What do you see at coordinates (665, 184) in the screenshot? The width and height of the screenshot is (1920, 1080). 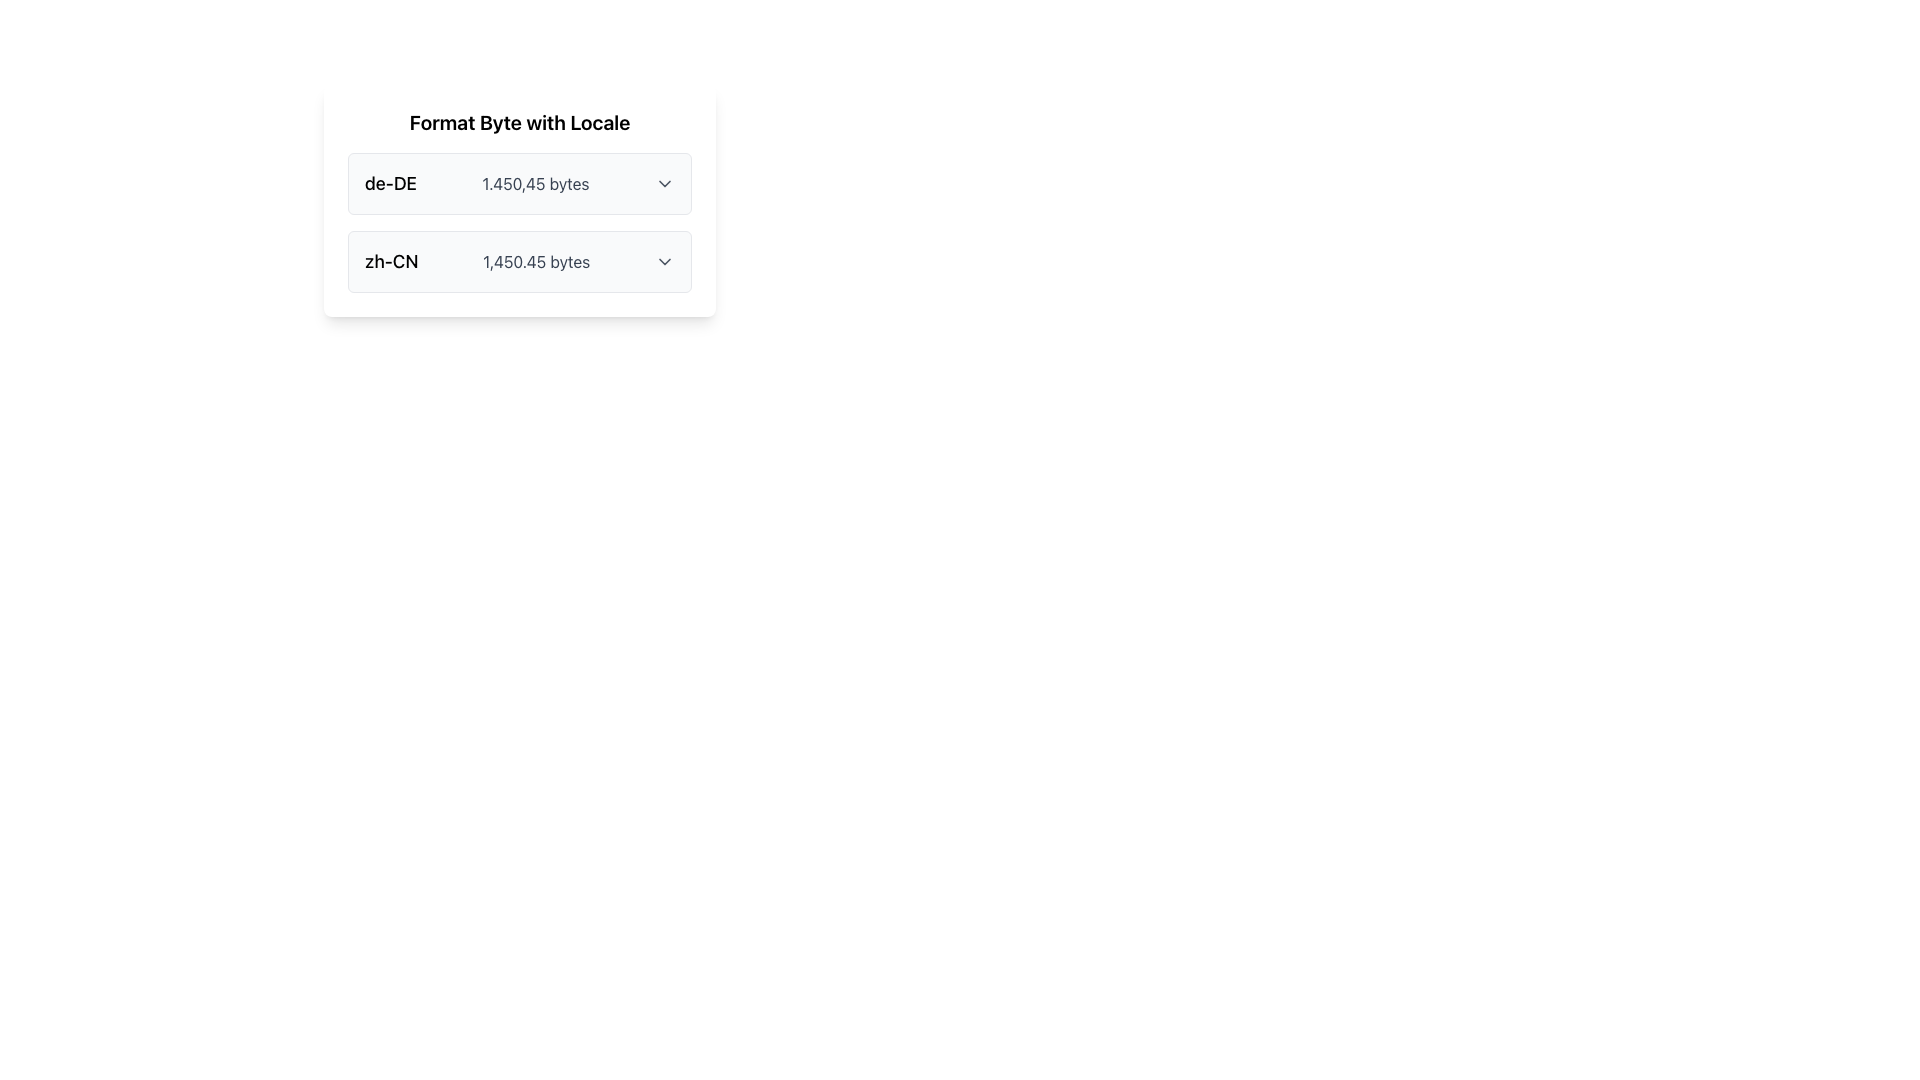 I see `the SVG icon representing the dropdown toggle for the 'de-DE' locale` at bounding box center [665, 184].